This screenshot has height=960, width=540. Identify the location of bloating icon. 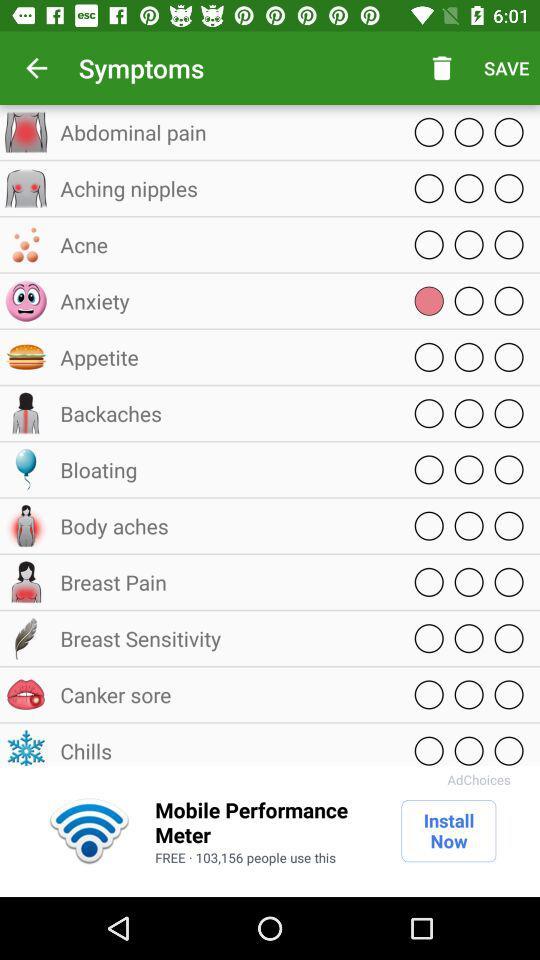
(224, 469).